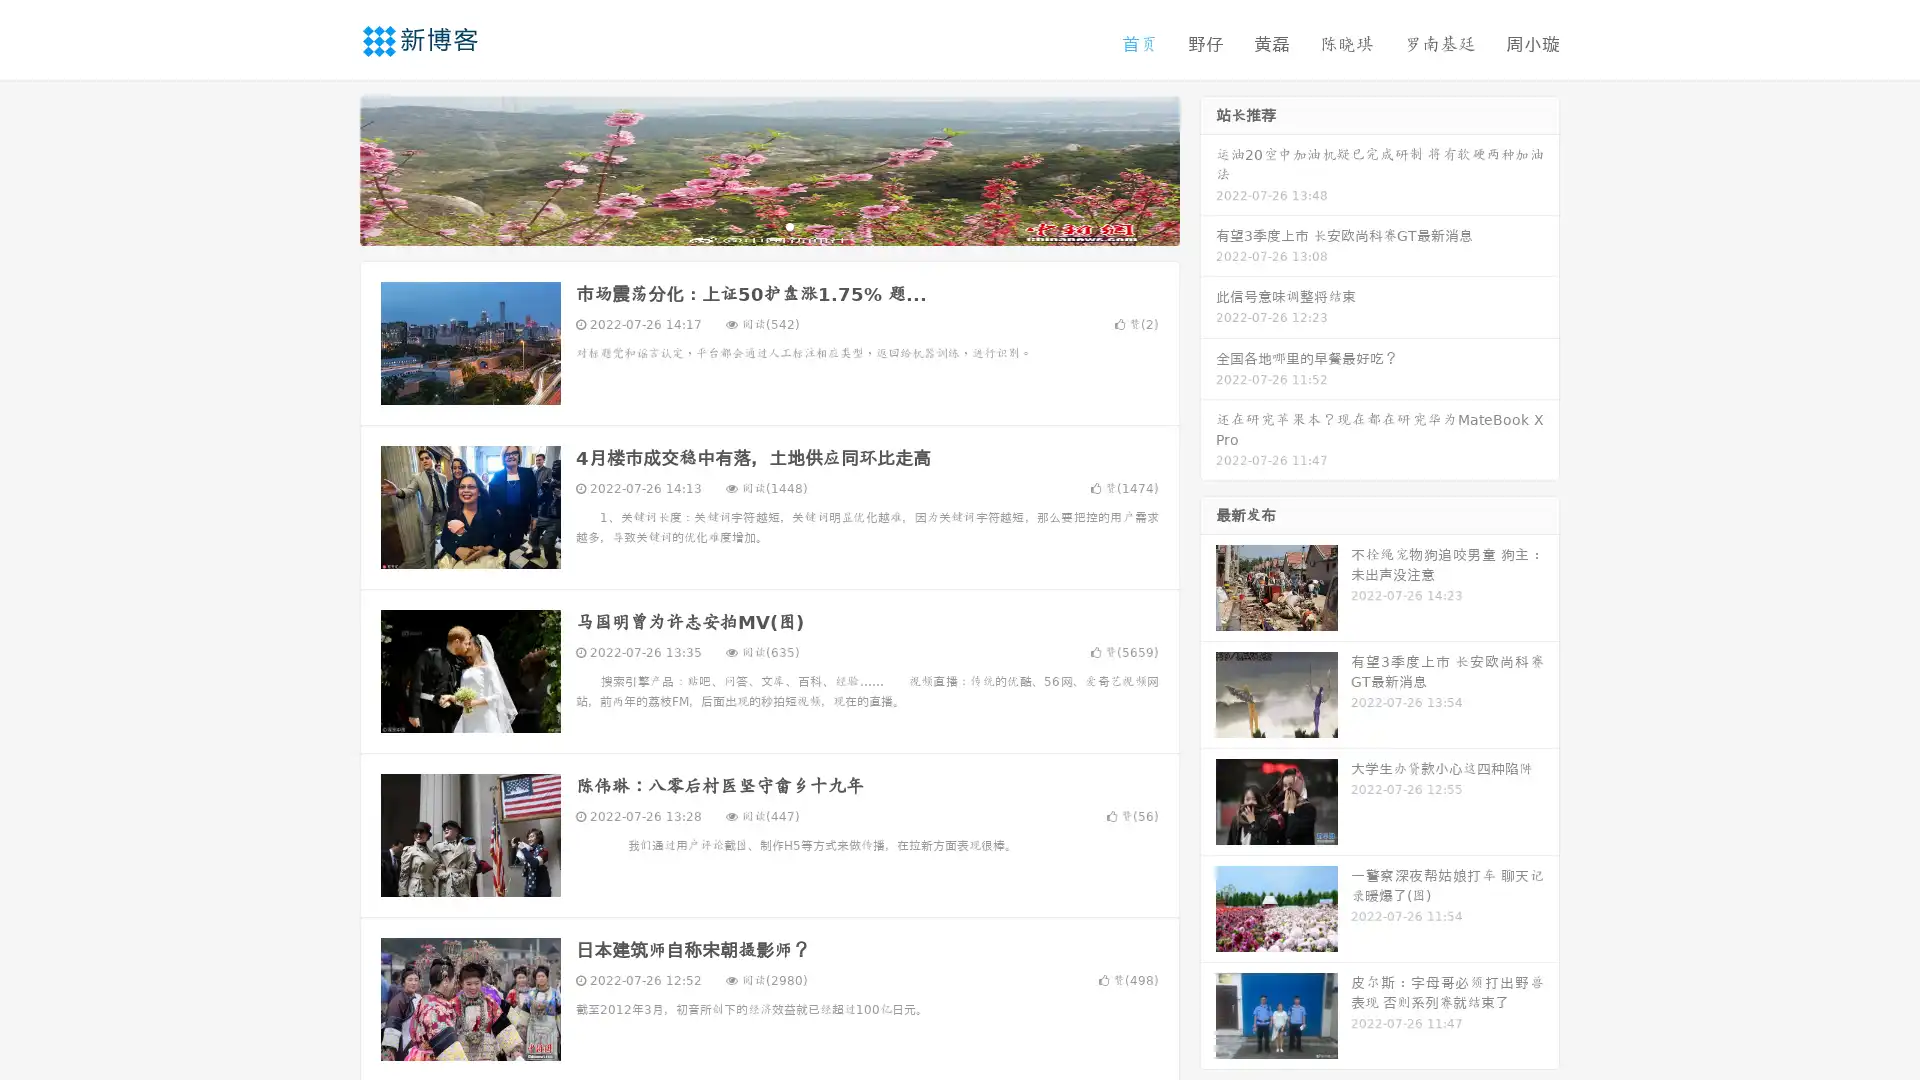  What do you see at coordinates (748, 225) in the screenshot?
I see `Go to slide 1` at bounding box center [748, 225].